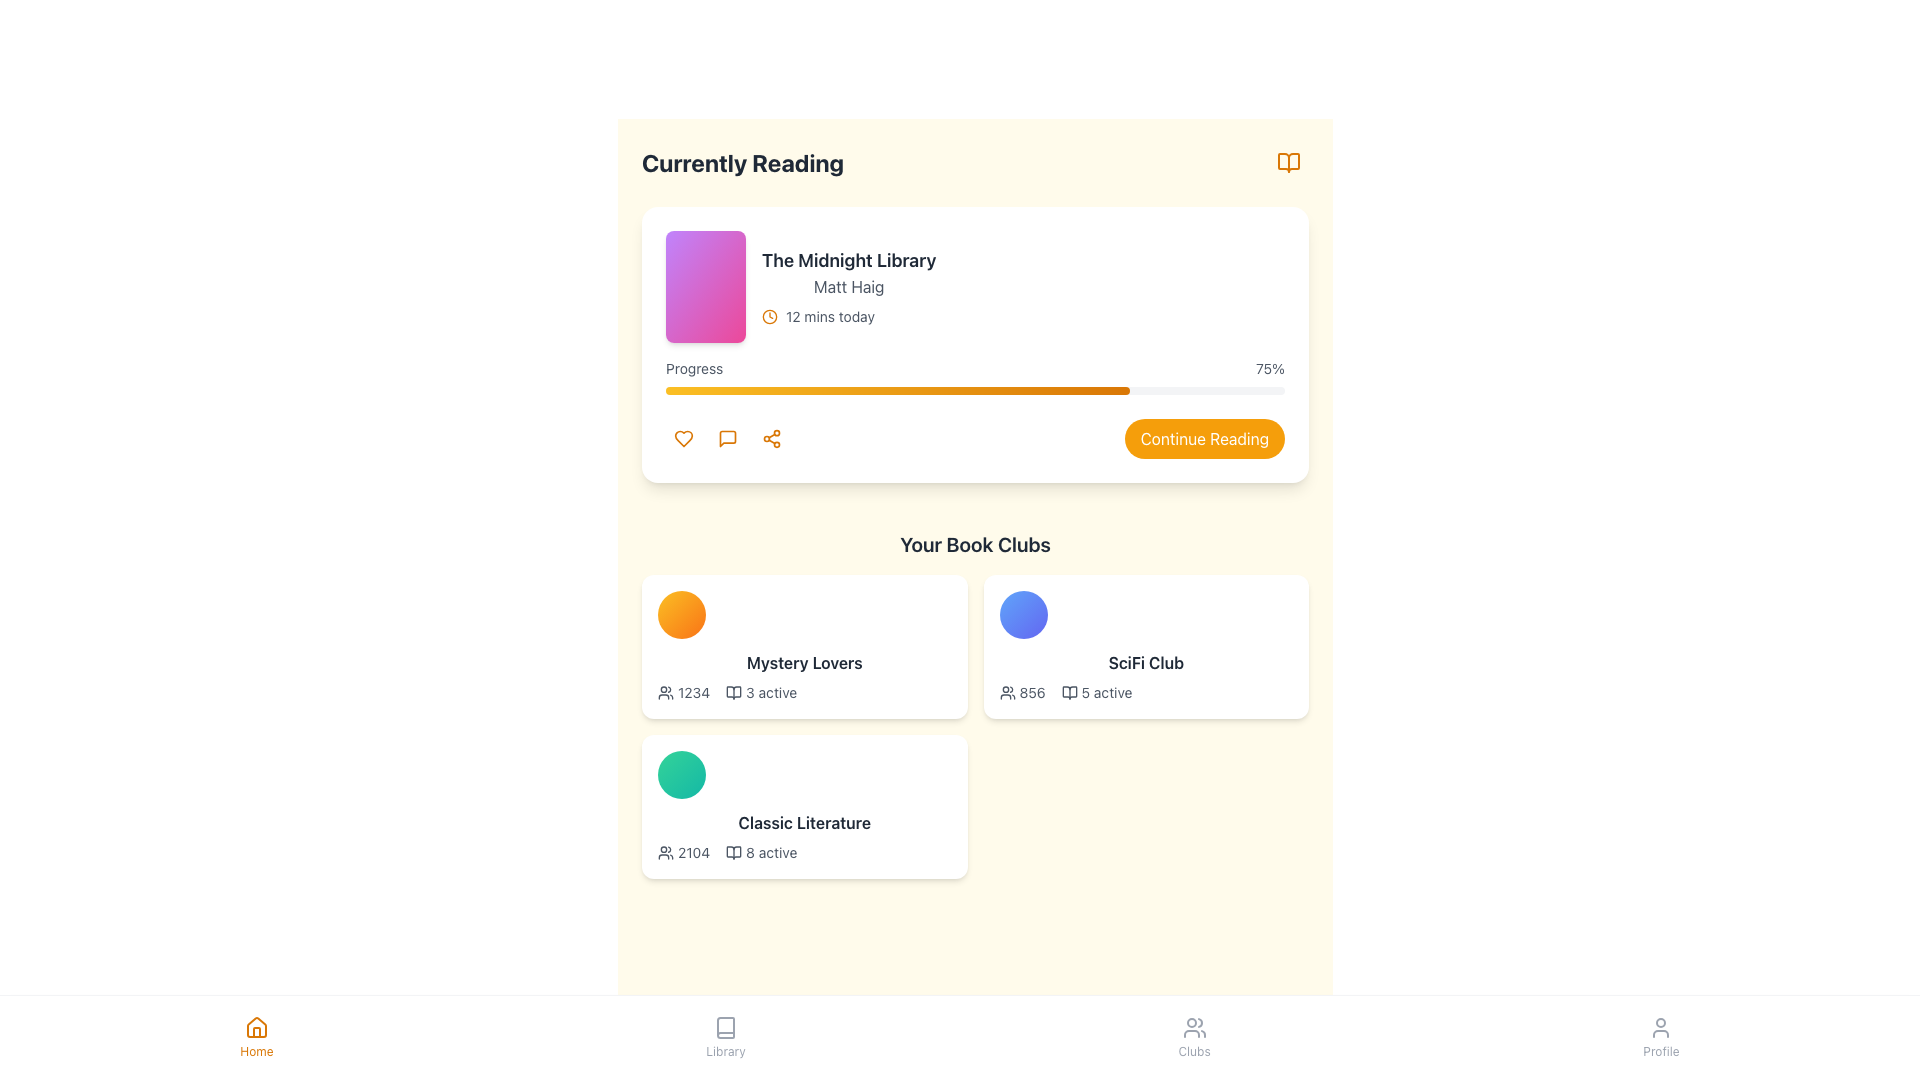  Describe the element at coordinates (849, 260) in the screenshot. I see `the Text label that serves as a title for the associated reading content, positioned at the top of the 'Currently Reading' section` at that location.